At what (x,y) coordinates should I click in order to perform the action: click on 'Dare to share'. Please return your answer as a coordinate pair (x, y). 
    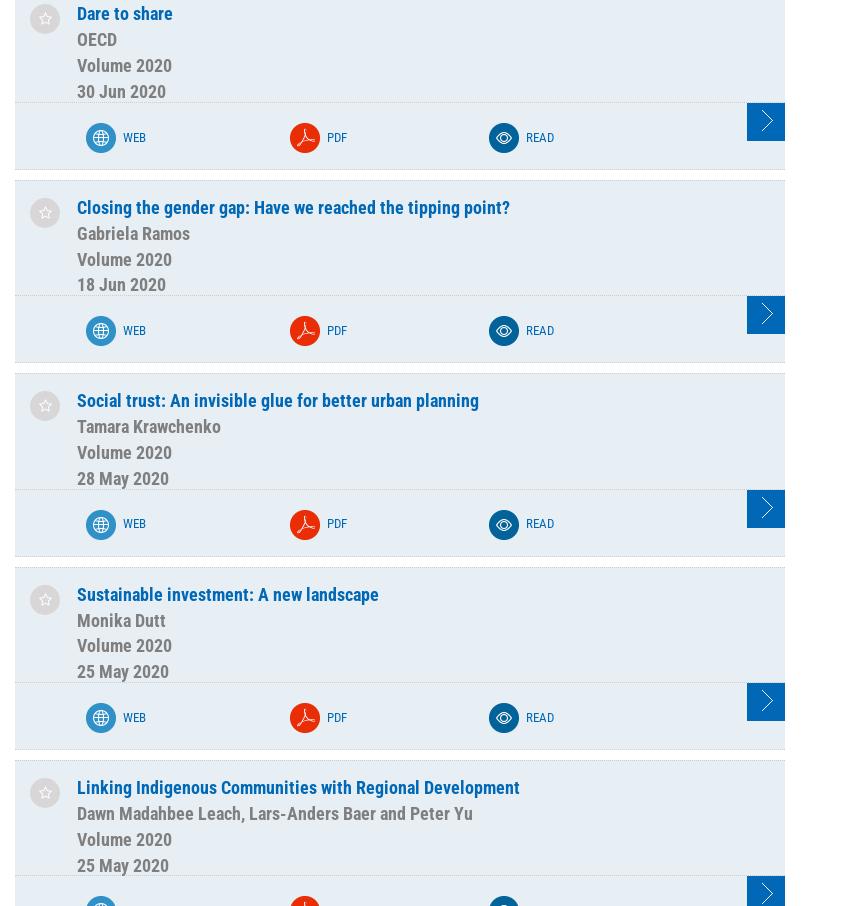
    Looking at the image, I should click on (124, 12).